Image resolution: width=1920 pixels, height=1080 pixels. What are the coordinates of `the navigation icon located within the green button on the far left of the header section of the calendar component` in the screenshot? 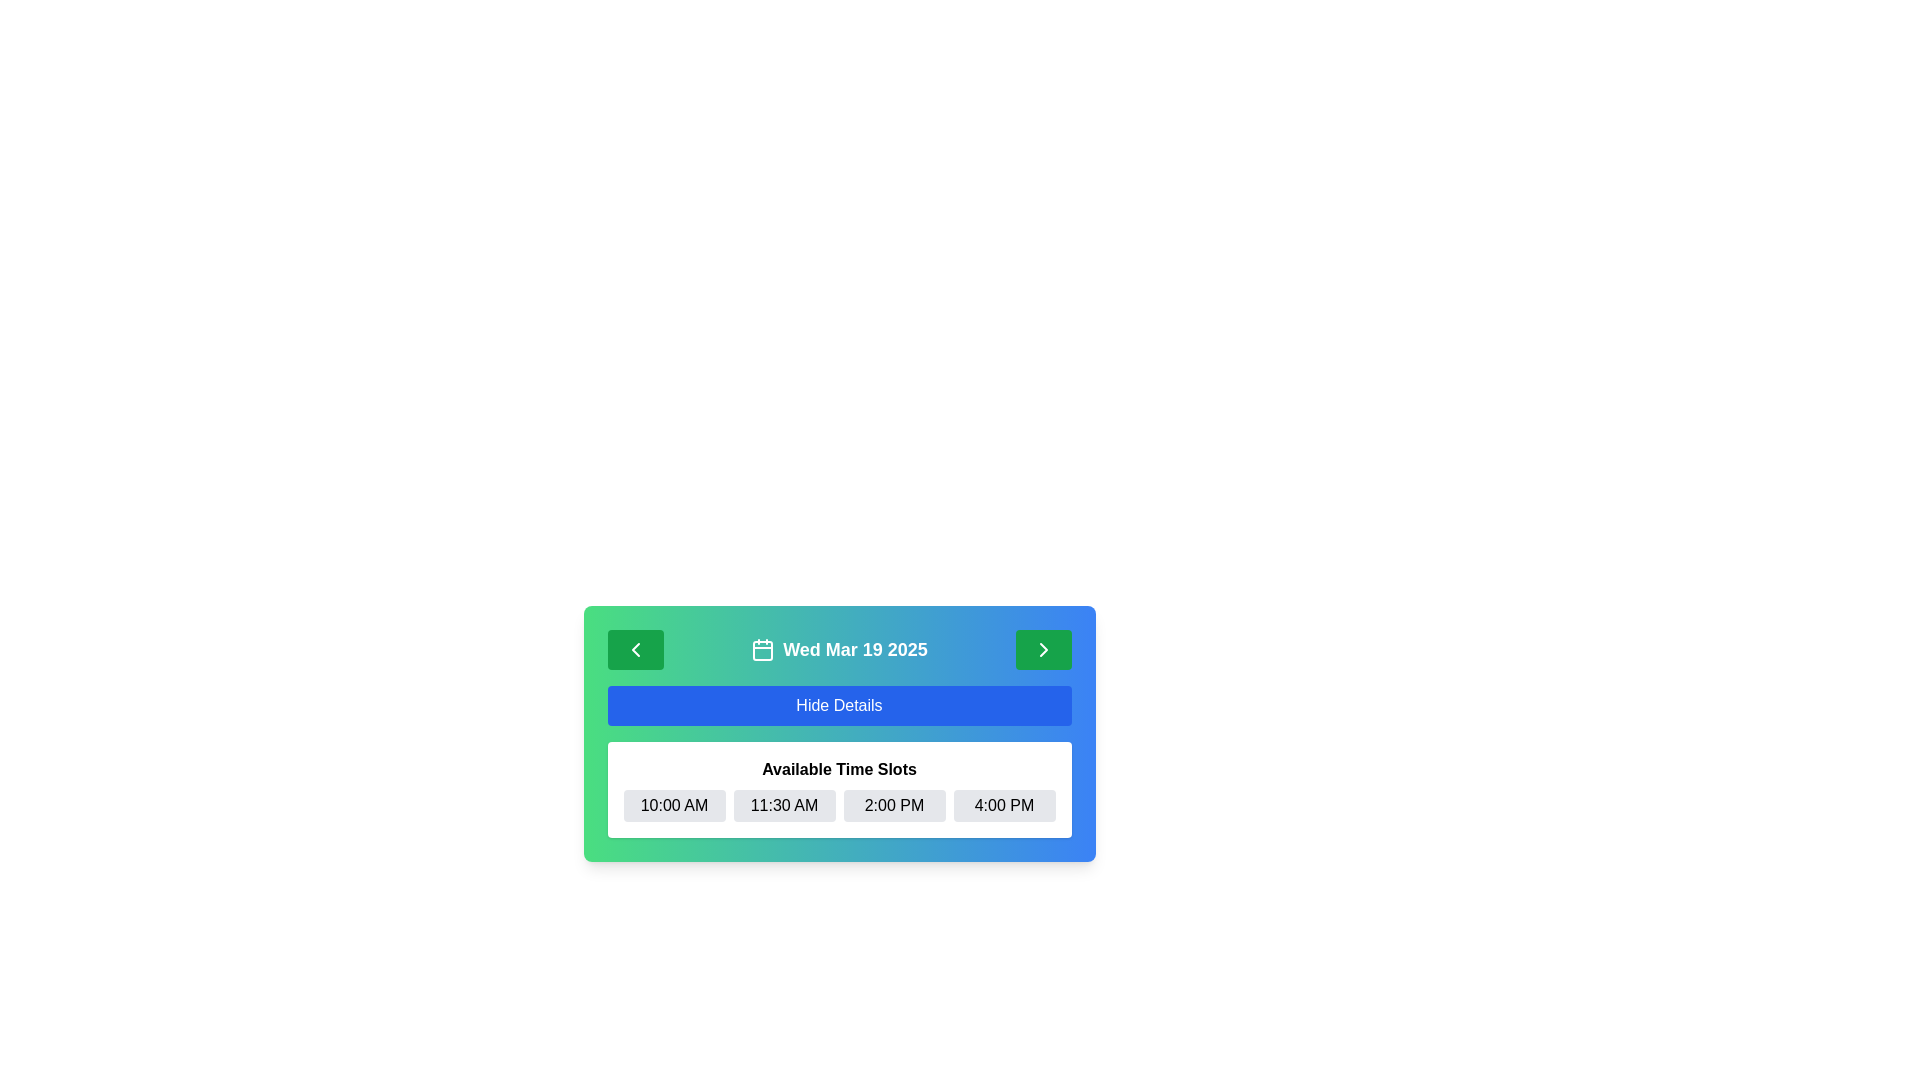 It's located at (634, 650).